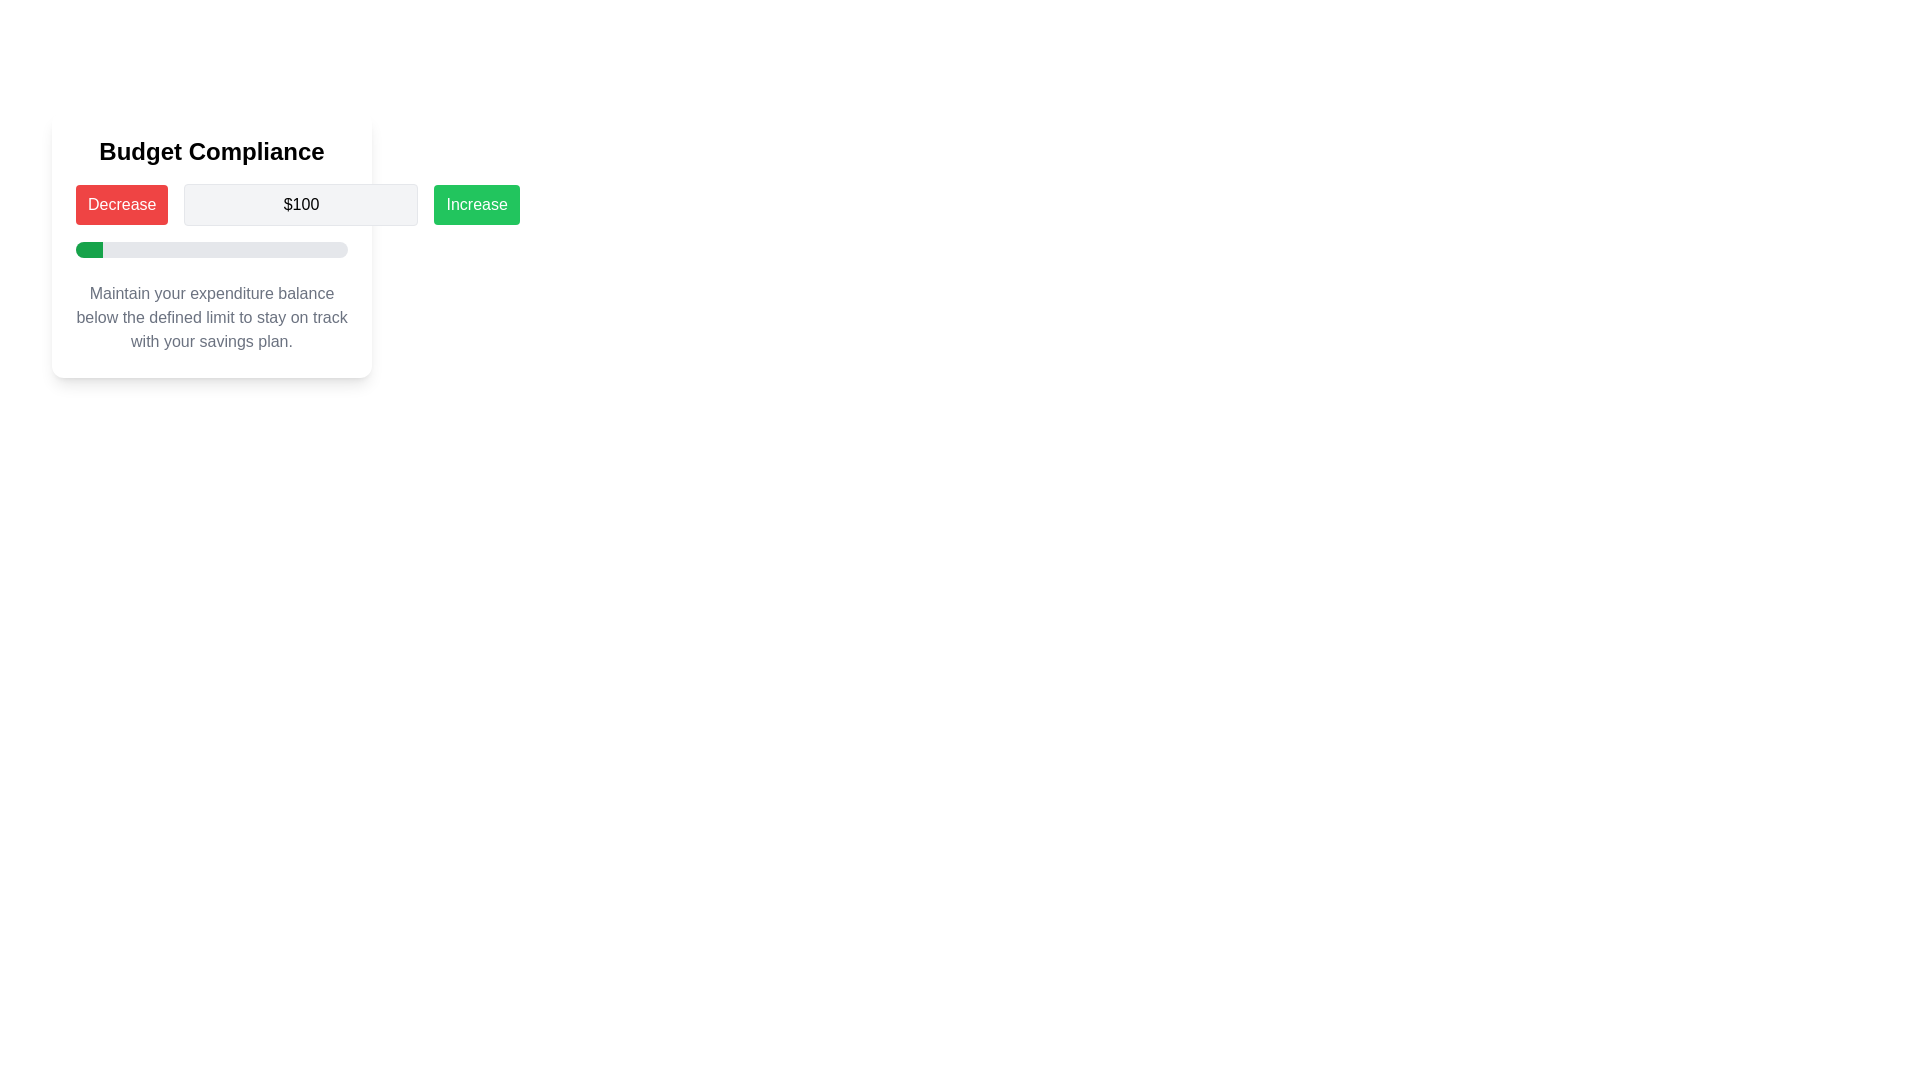  What do you see at coordinates (475, 204) in the screenshot?
I see `the rightmost button in the horizontal group to increase the associated value displayed in the input box` at bounding box center [475, 204].